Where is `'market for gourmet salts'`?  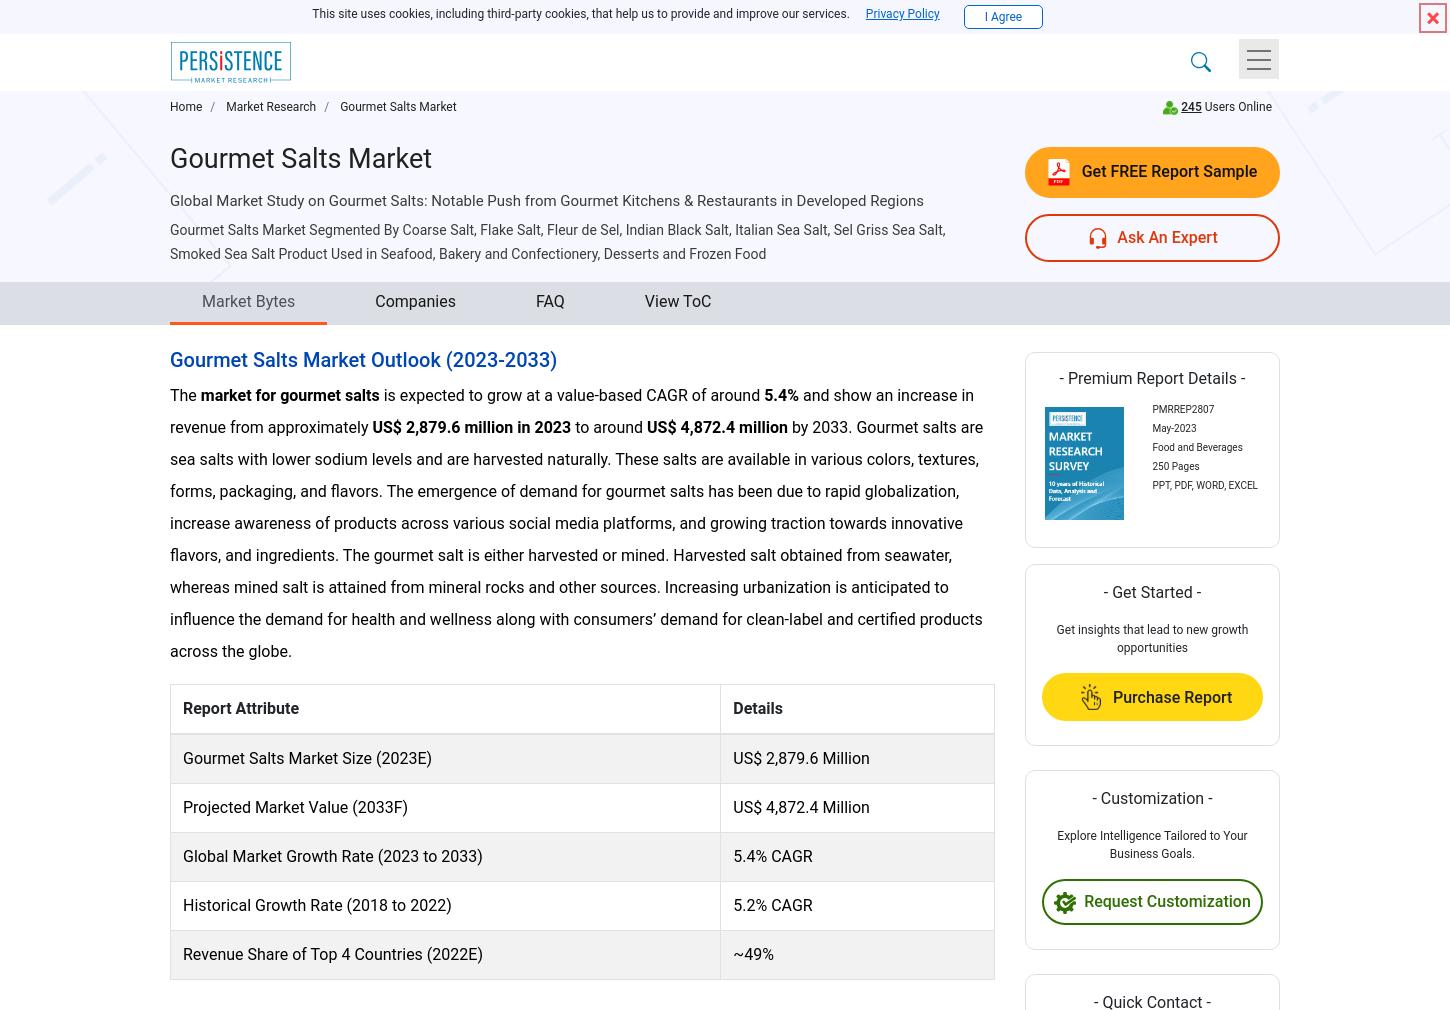
'market for gourmet salts' is located at coordinates (289, 394).